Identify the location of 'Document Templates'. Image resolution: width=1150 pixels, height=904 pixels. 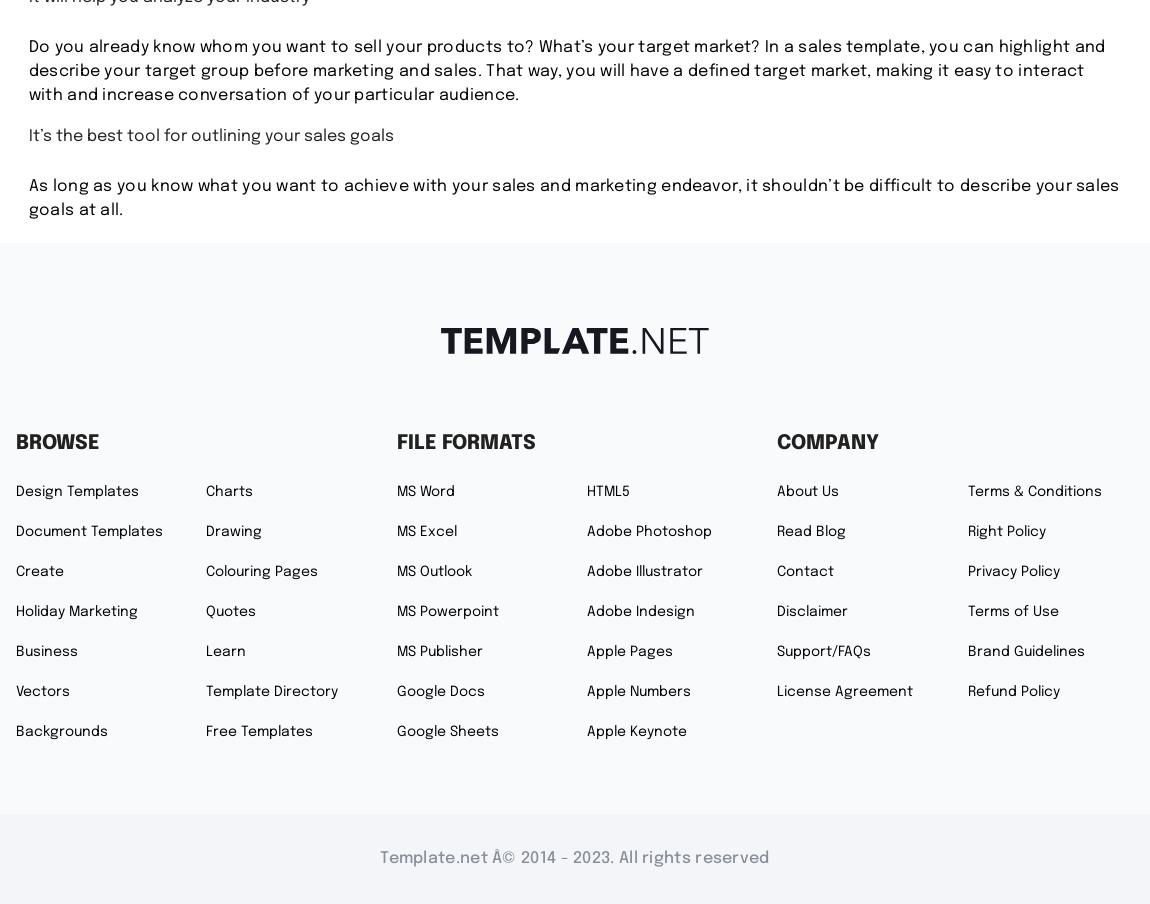
(88, 532).